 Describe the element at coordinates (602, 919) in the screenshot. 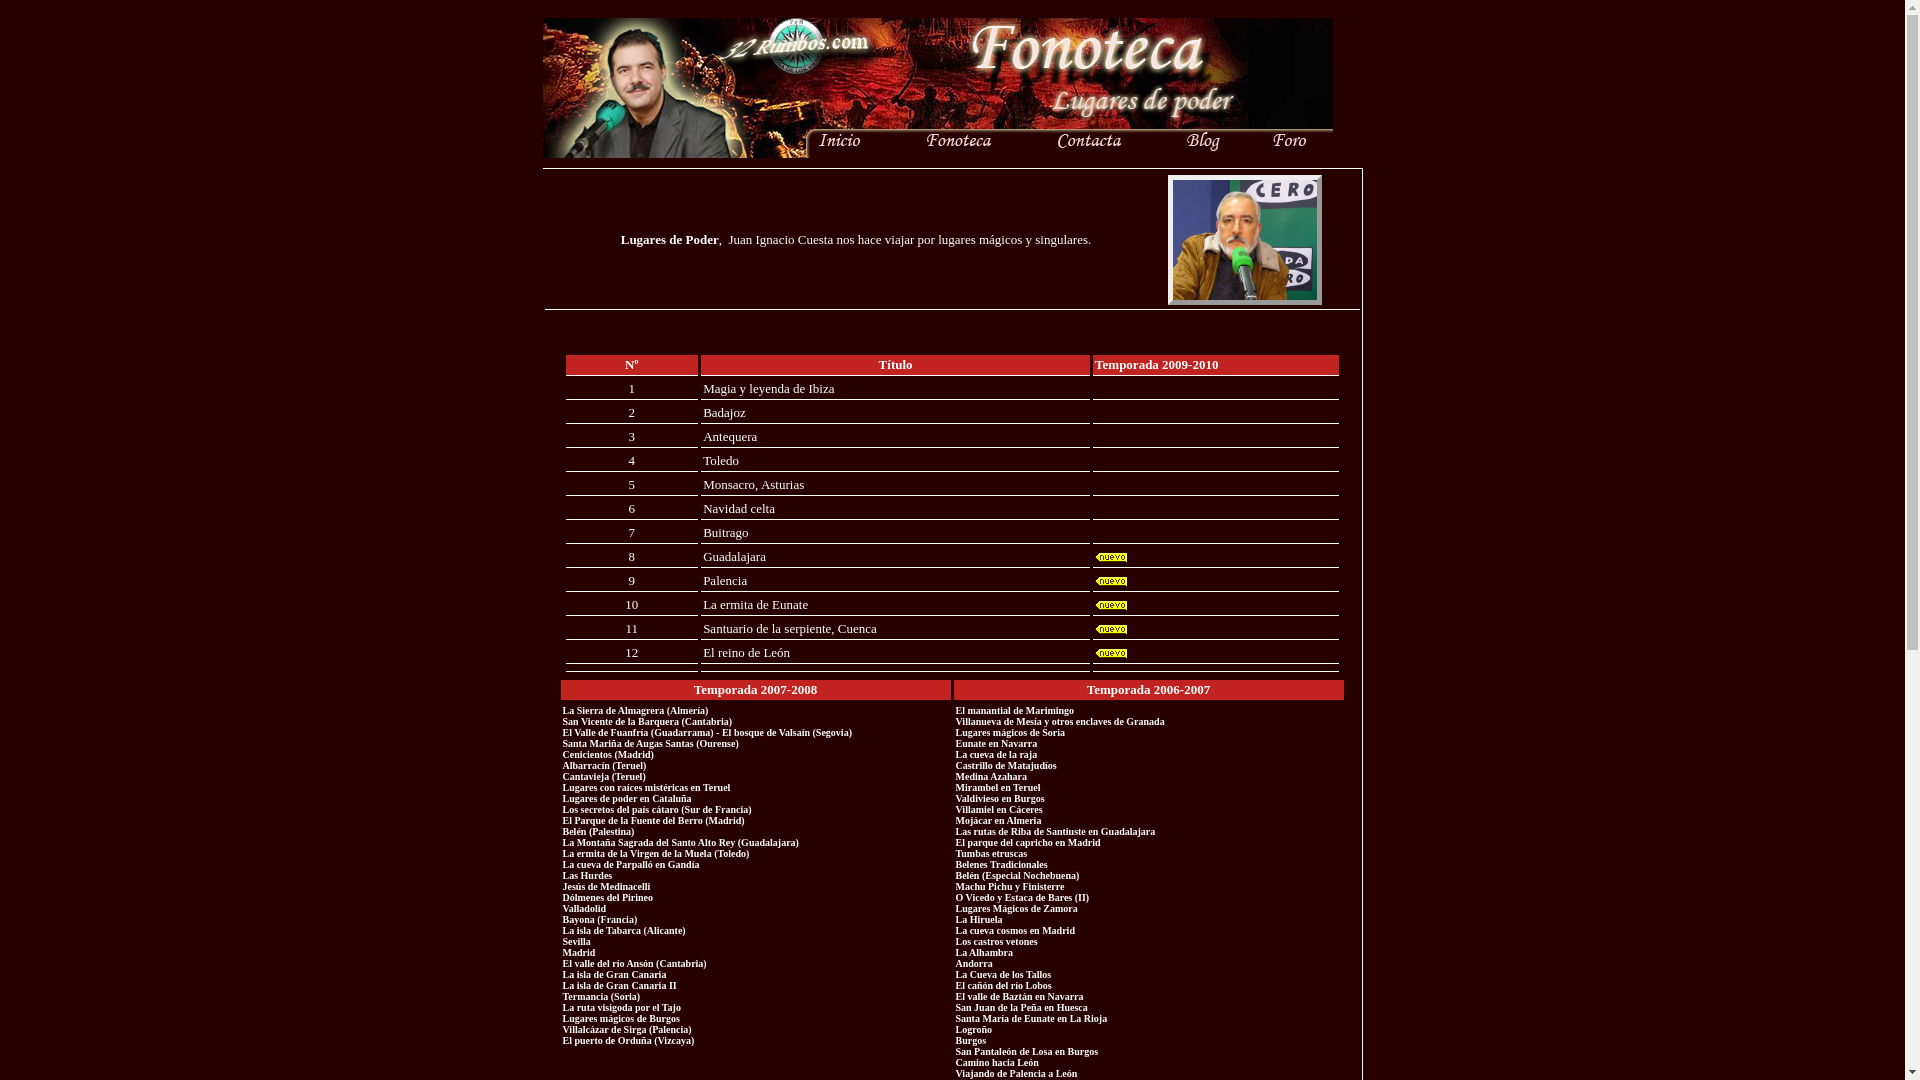

I see `'Bayona (Francia)   '` at that location.